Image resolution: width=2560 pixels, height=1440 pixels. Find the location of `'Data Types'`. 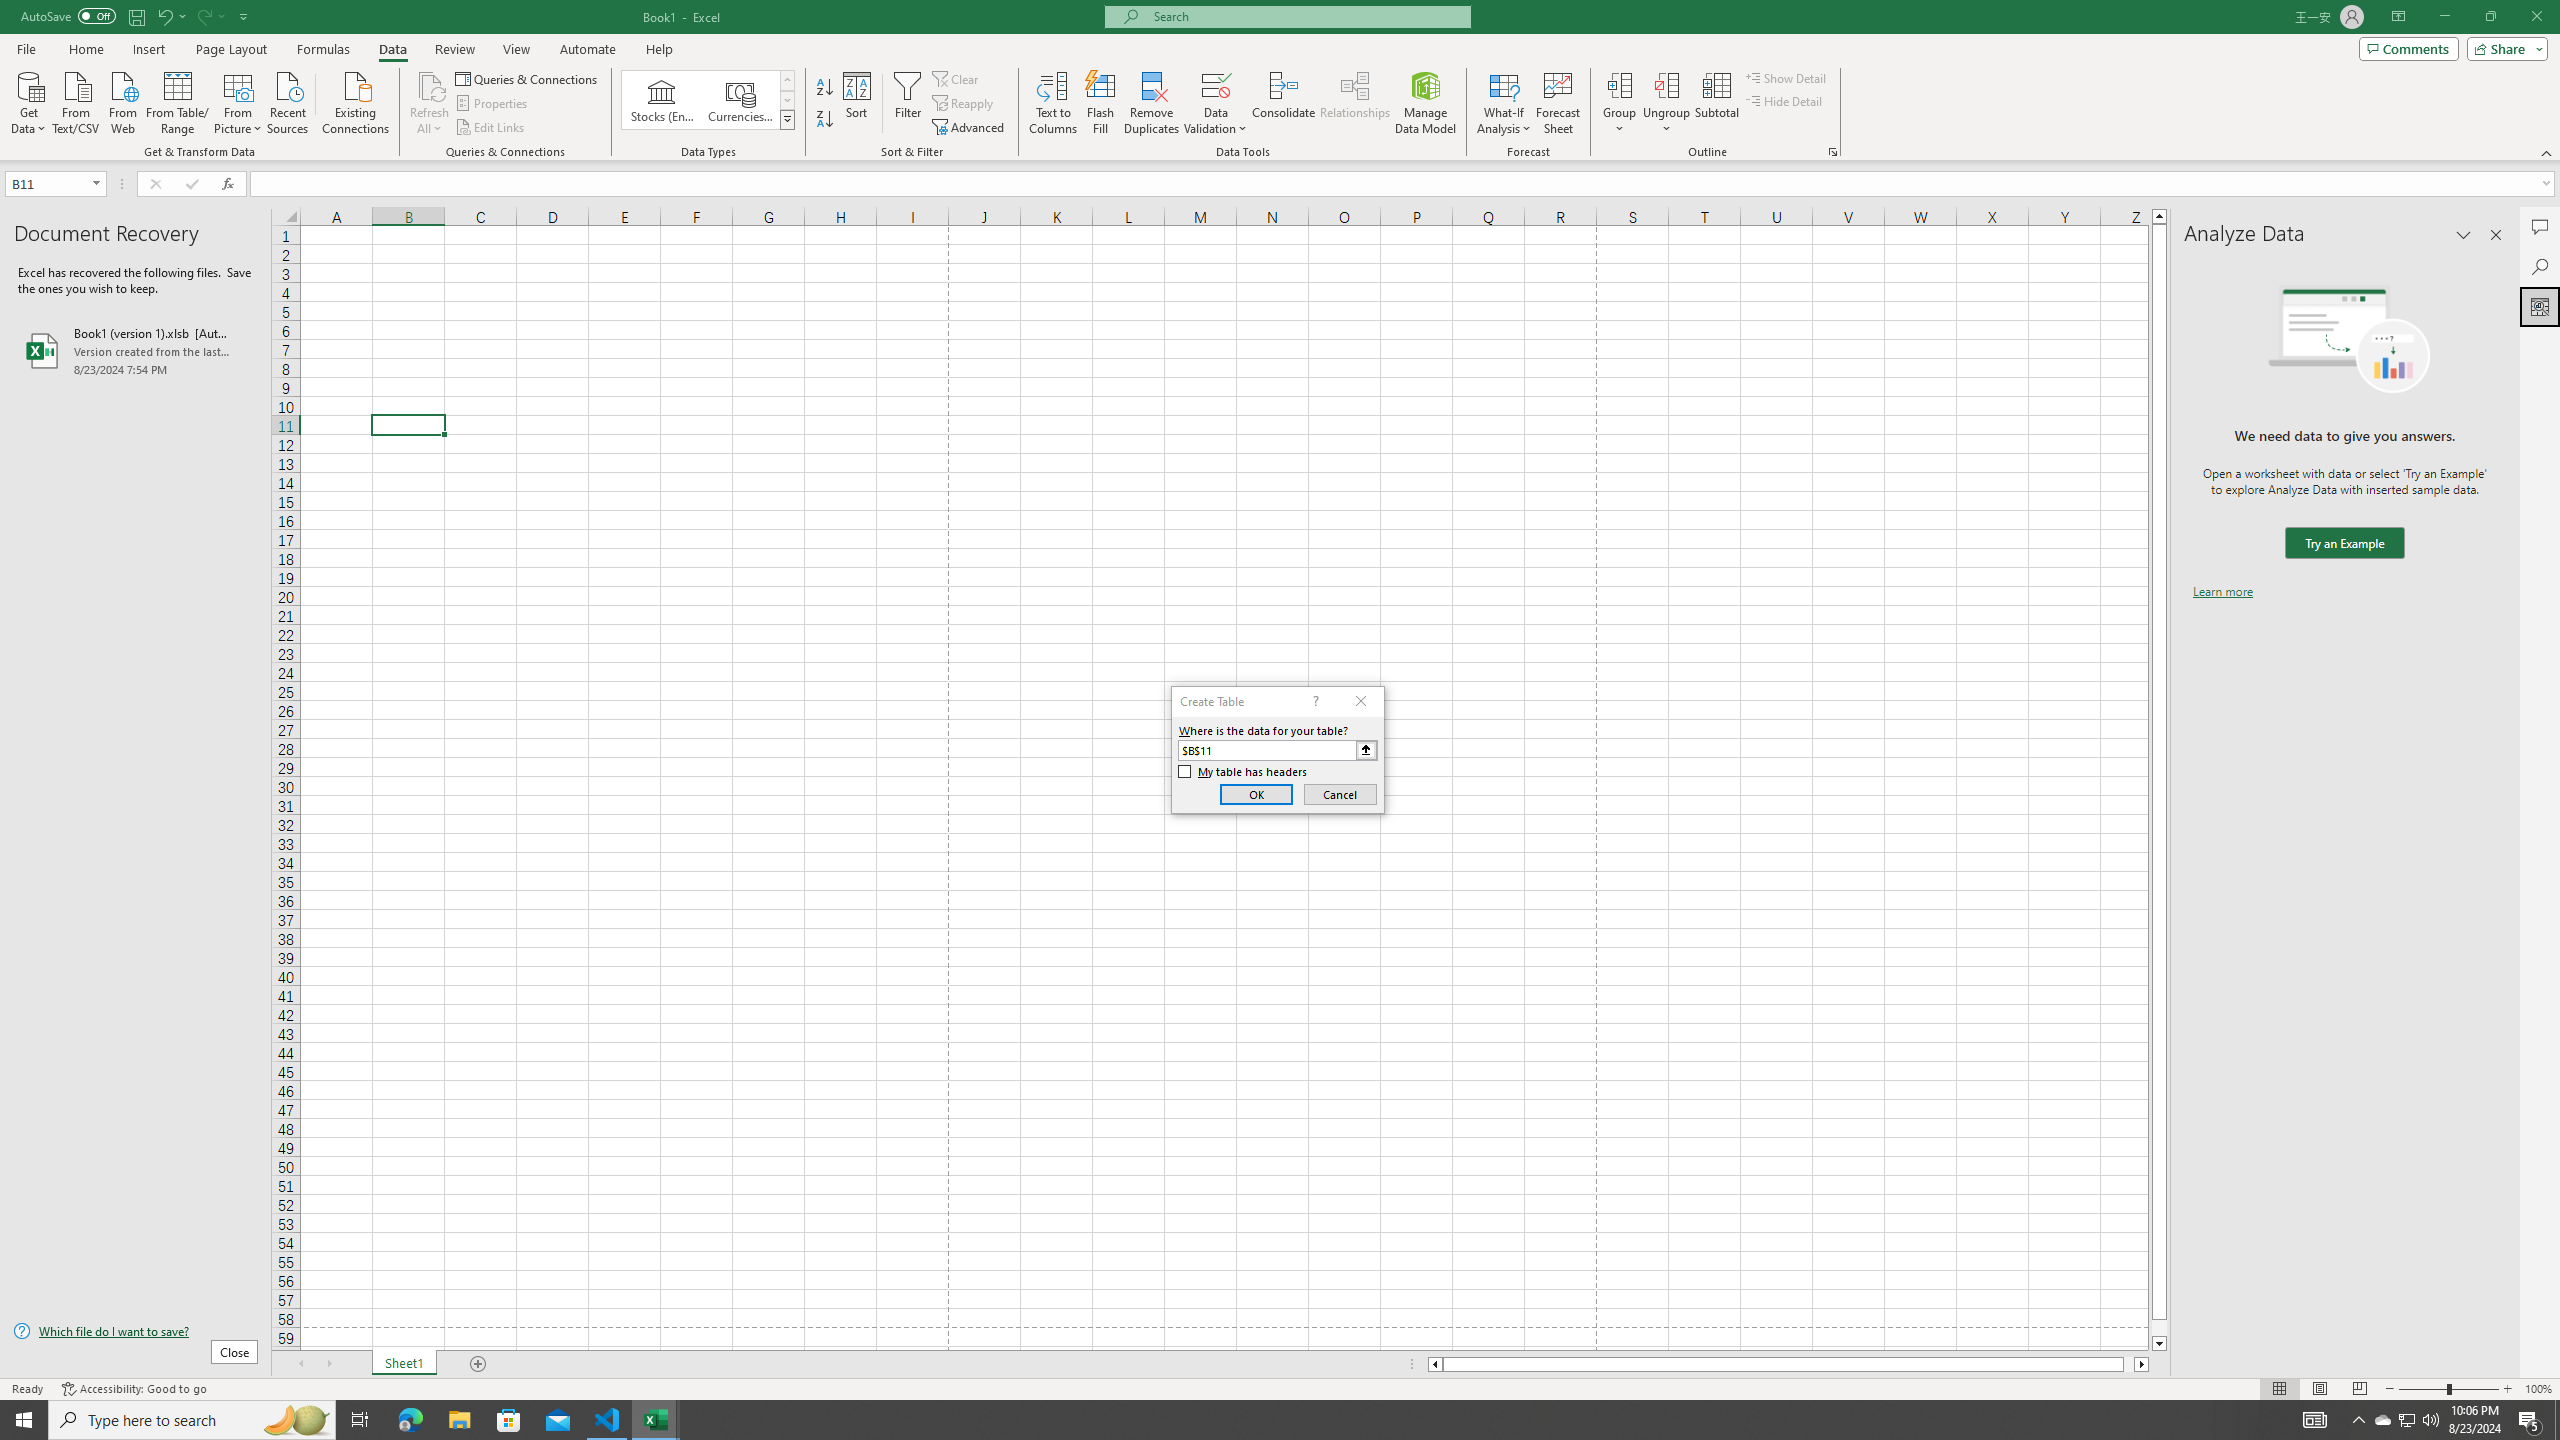

'Data Types' is located at coordinates (787, 118).